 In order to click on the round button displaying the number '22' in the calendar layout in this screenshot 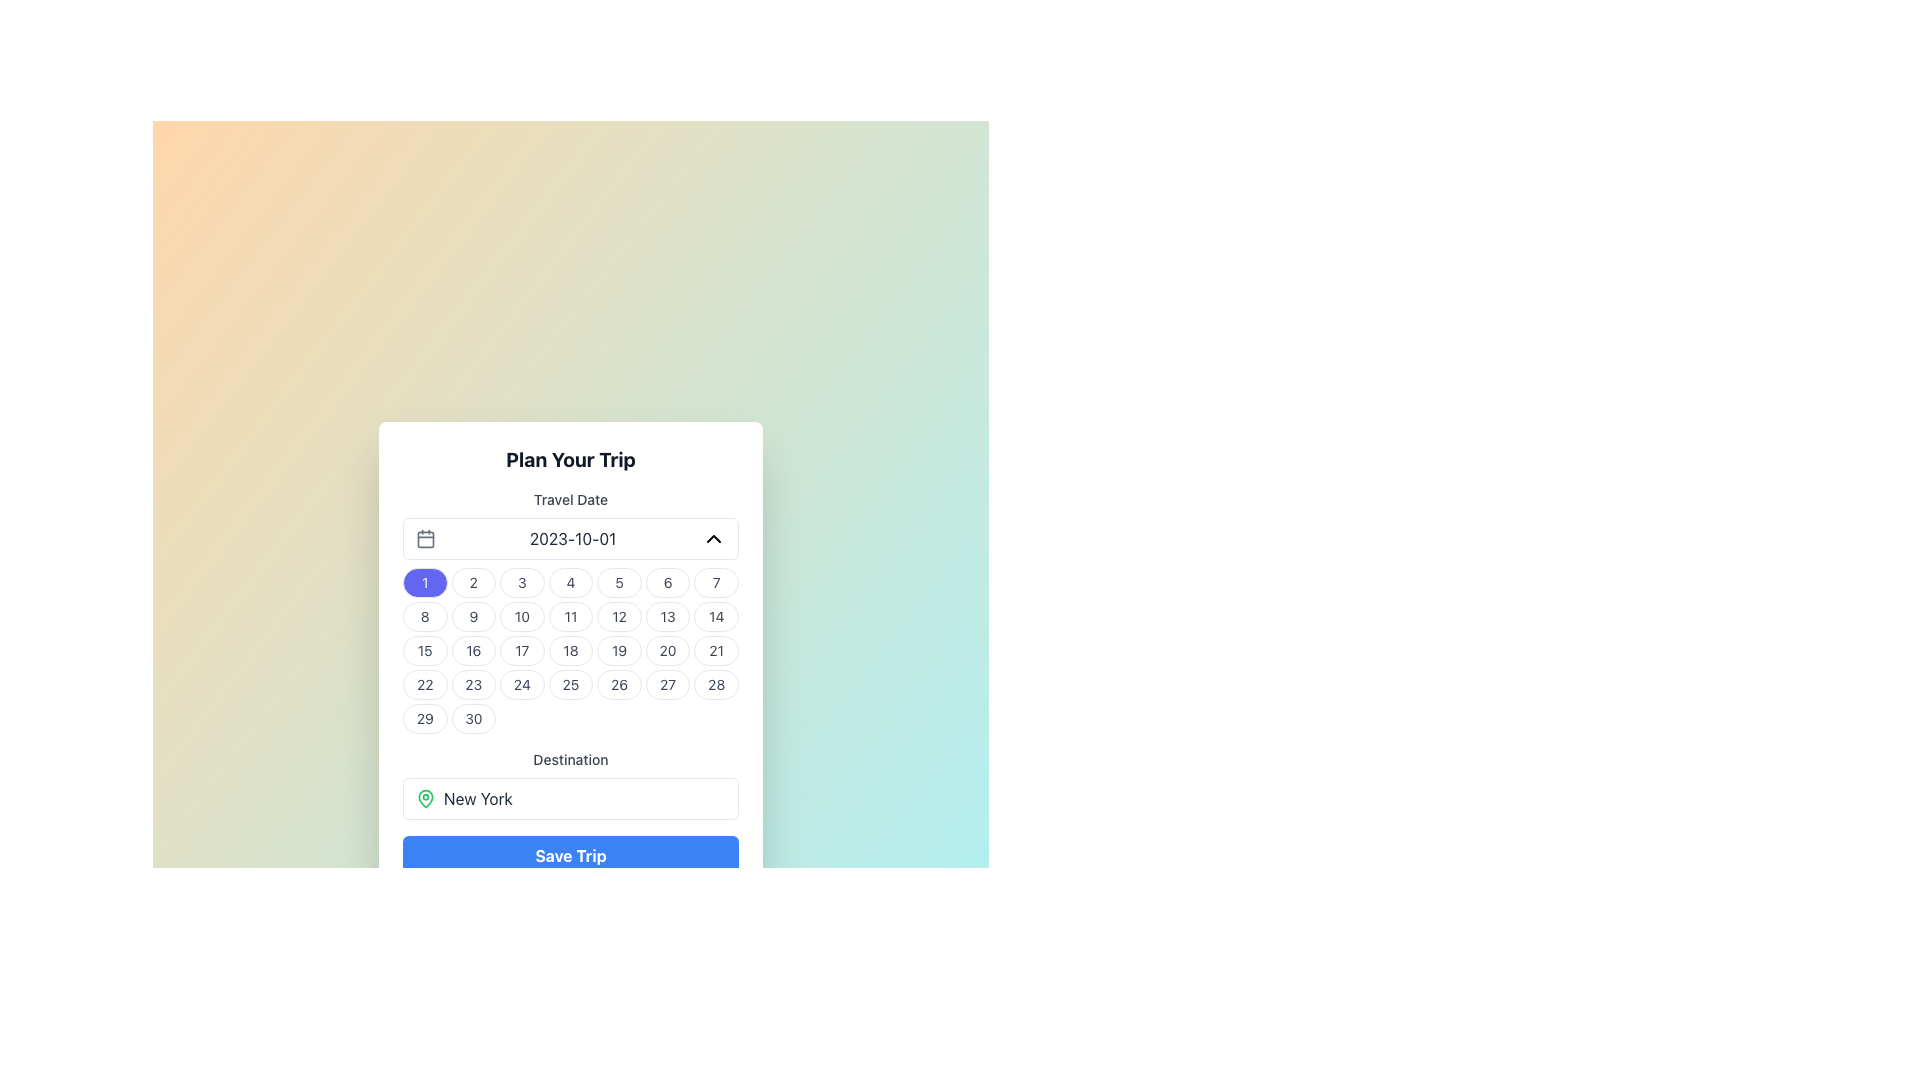, I will do `click(424, 684)`.